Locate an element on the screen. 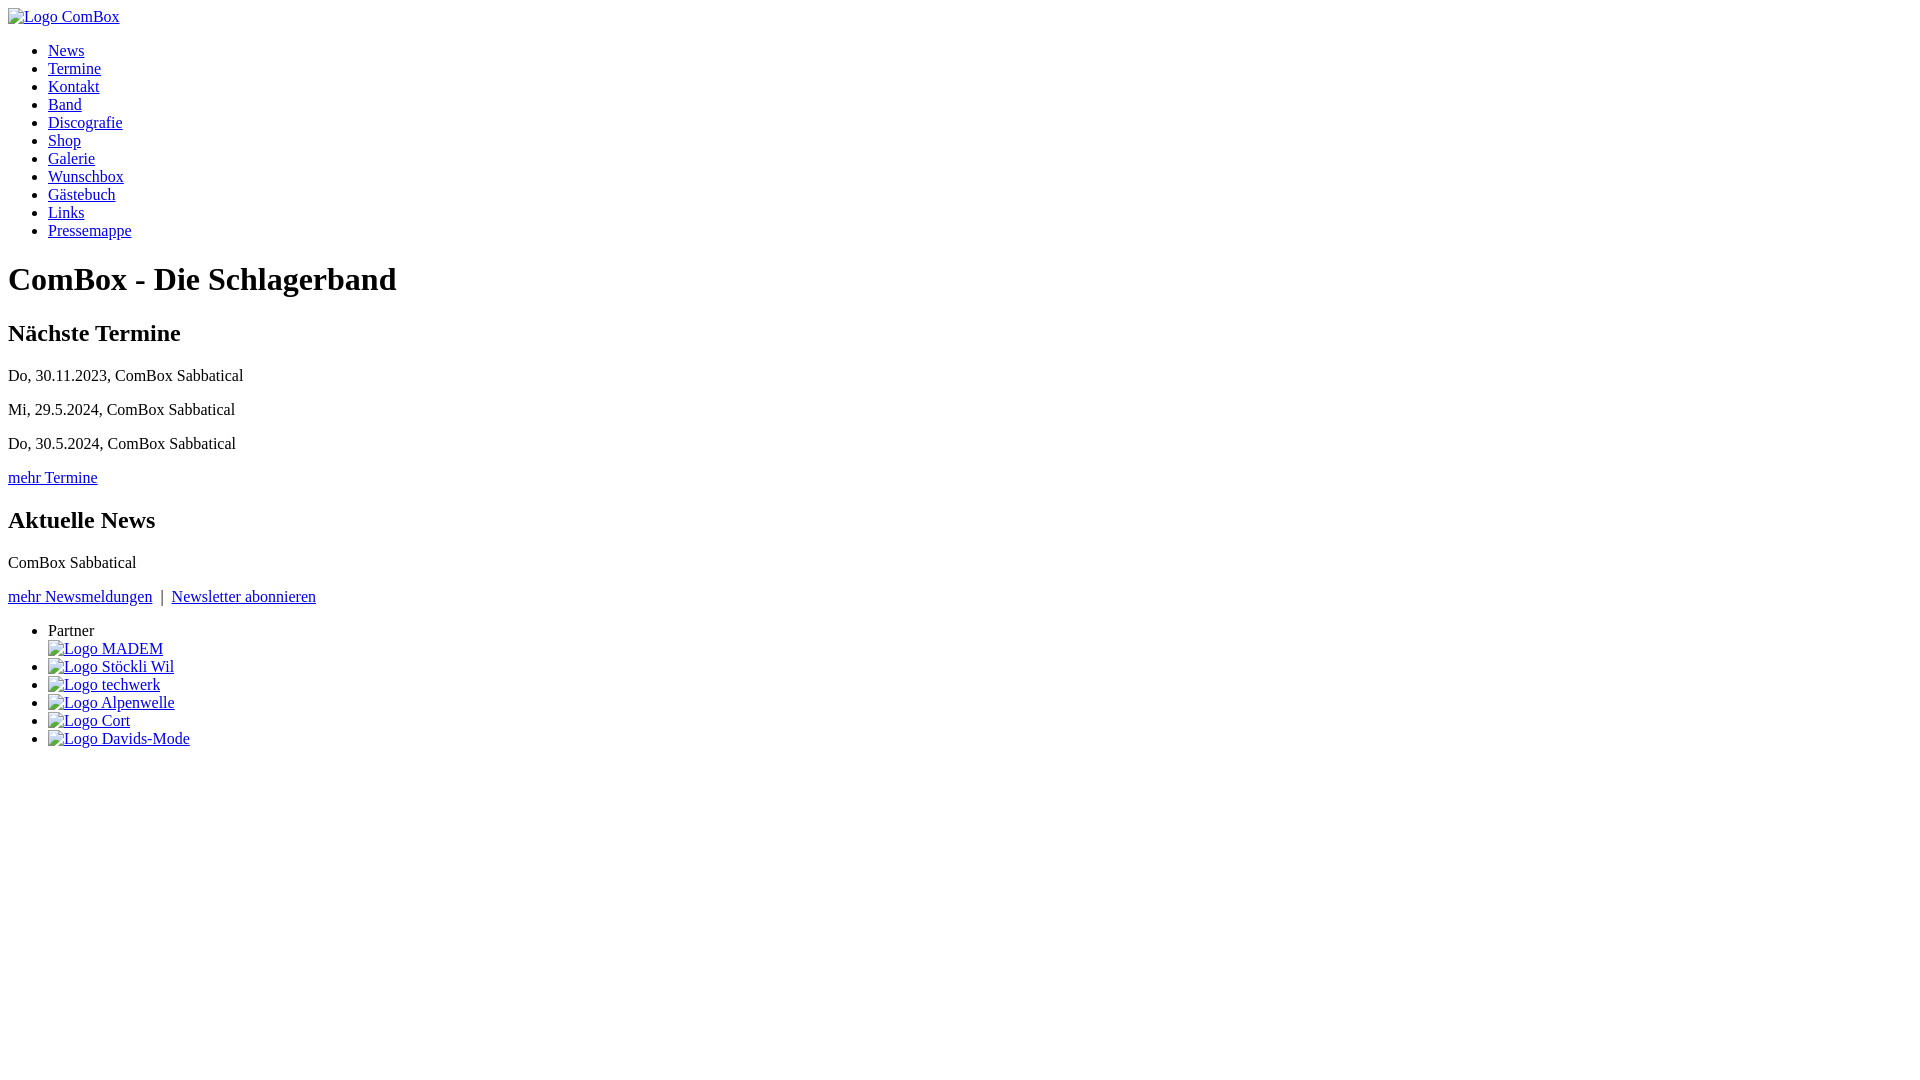  'mehr Newsmeldungen' is located at coordinates (80, 595).